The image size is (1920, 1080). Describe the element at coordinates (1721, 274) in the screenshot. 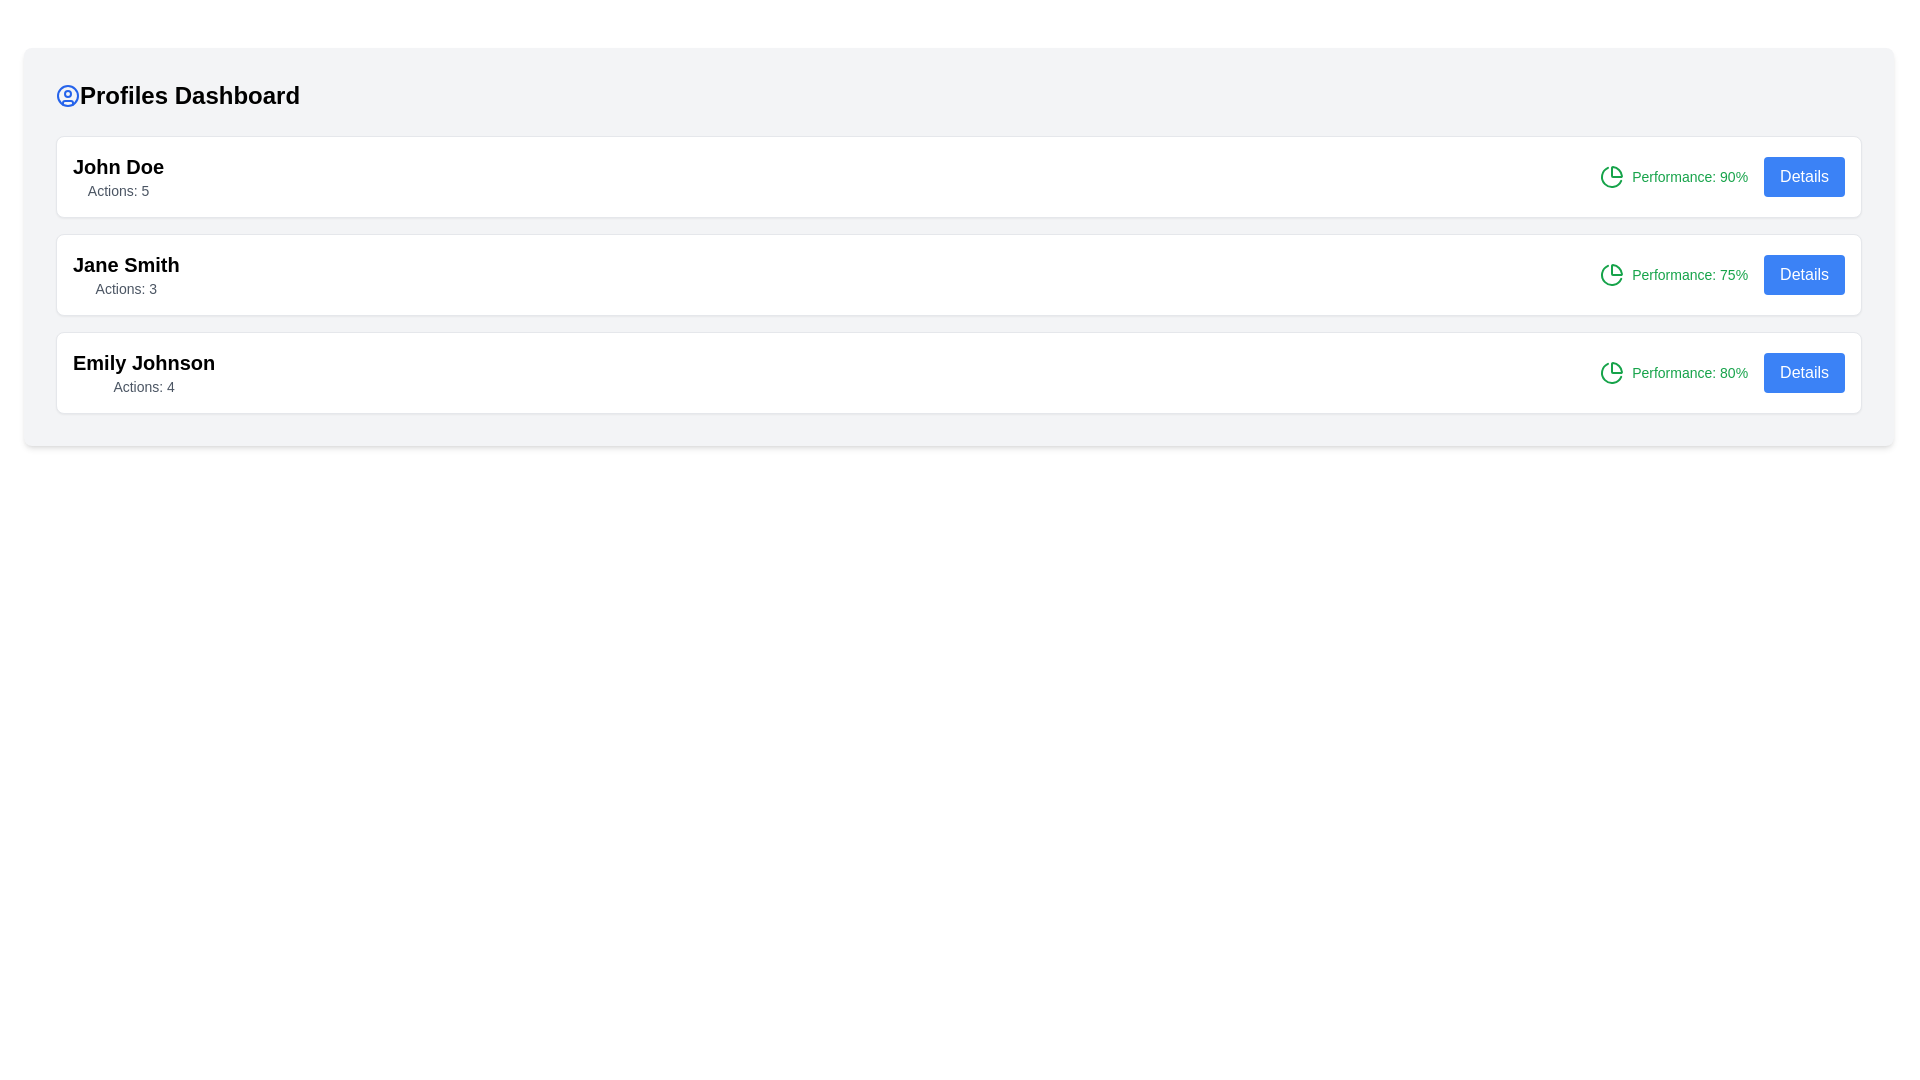

I see `the Label displaying 'Performance: 75%' with a pie chart icon and a blue 'Details' button, located in Jane Smith's profile card` at that location.